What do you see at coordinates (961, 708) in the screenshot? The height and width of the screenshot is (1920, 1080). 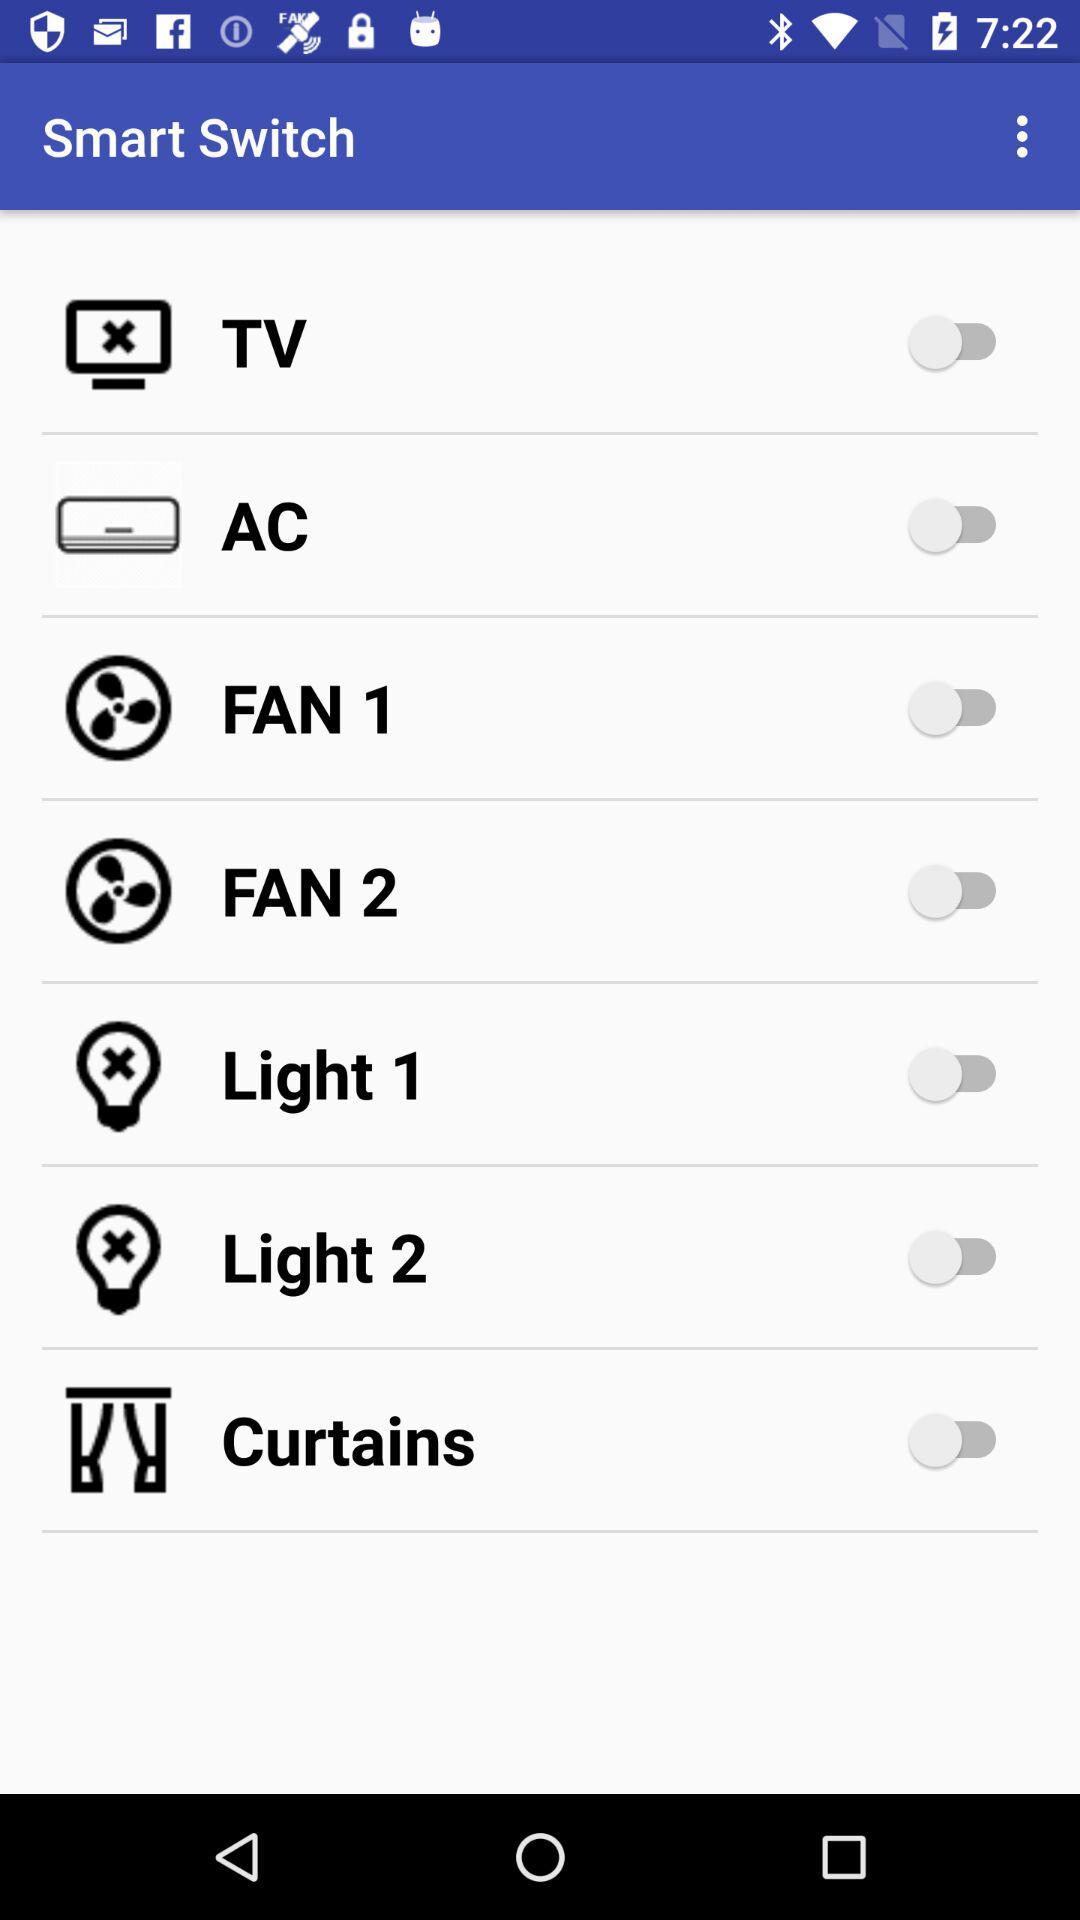 I see `turn on fan 1` at bounding box center [961, 708].